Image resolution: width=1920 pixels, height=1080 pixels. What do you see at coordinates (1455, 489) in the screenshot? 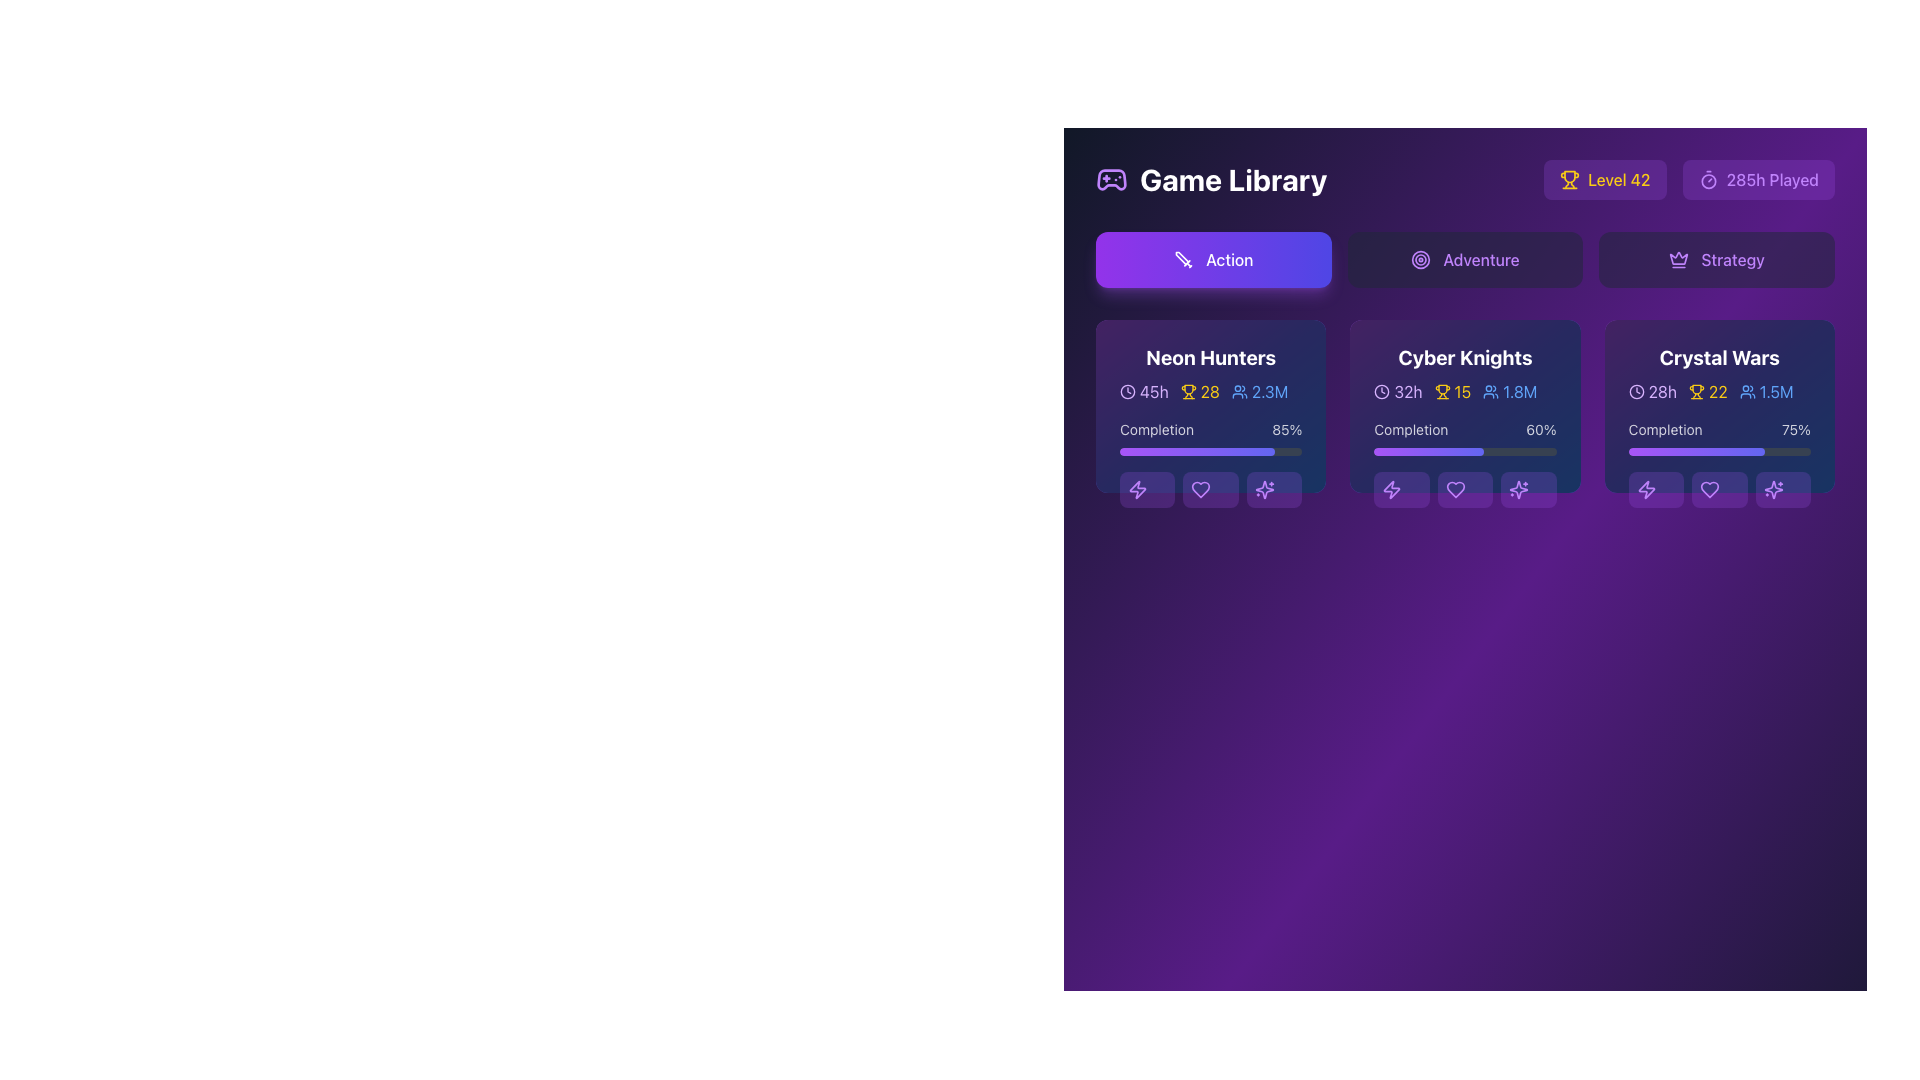
I see `the purple heart-shaped icon located at the bottom center of the 'Cyber Knights' game card, which is the middle icon among three action icons` at bounding box center [1455, 489].